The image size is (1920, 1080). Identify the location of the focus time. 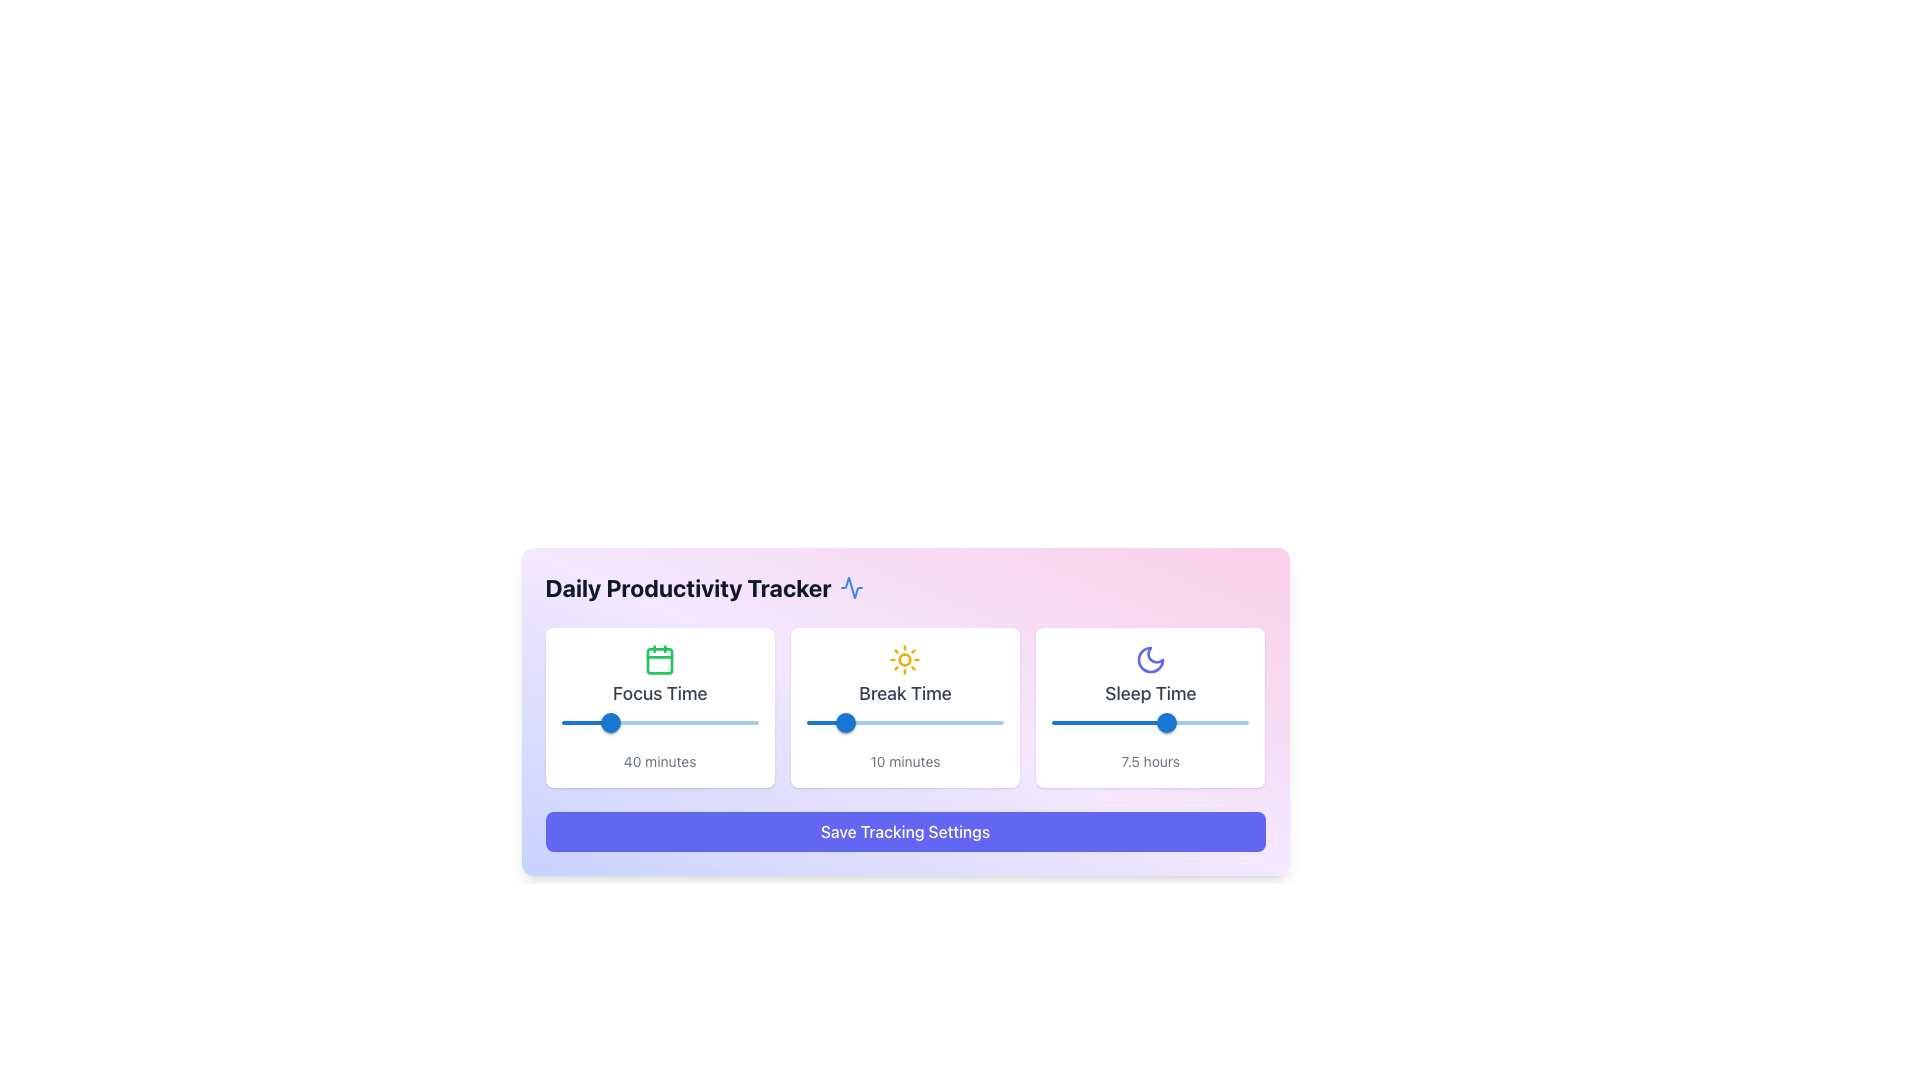
(754, 722).